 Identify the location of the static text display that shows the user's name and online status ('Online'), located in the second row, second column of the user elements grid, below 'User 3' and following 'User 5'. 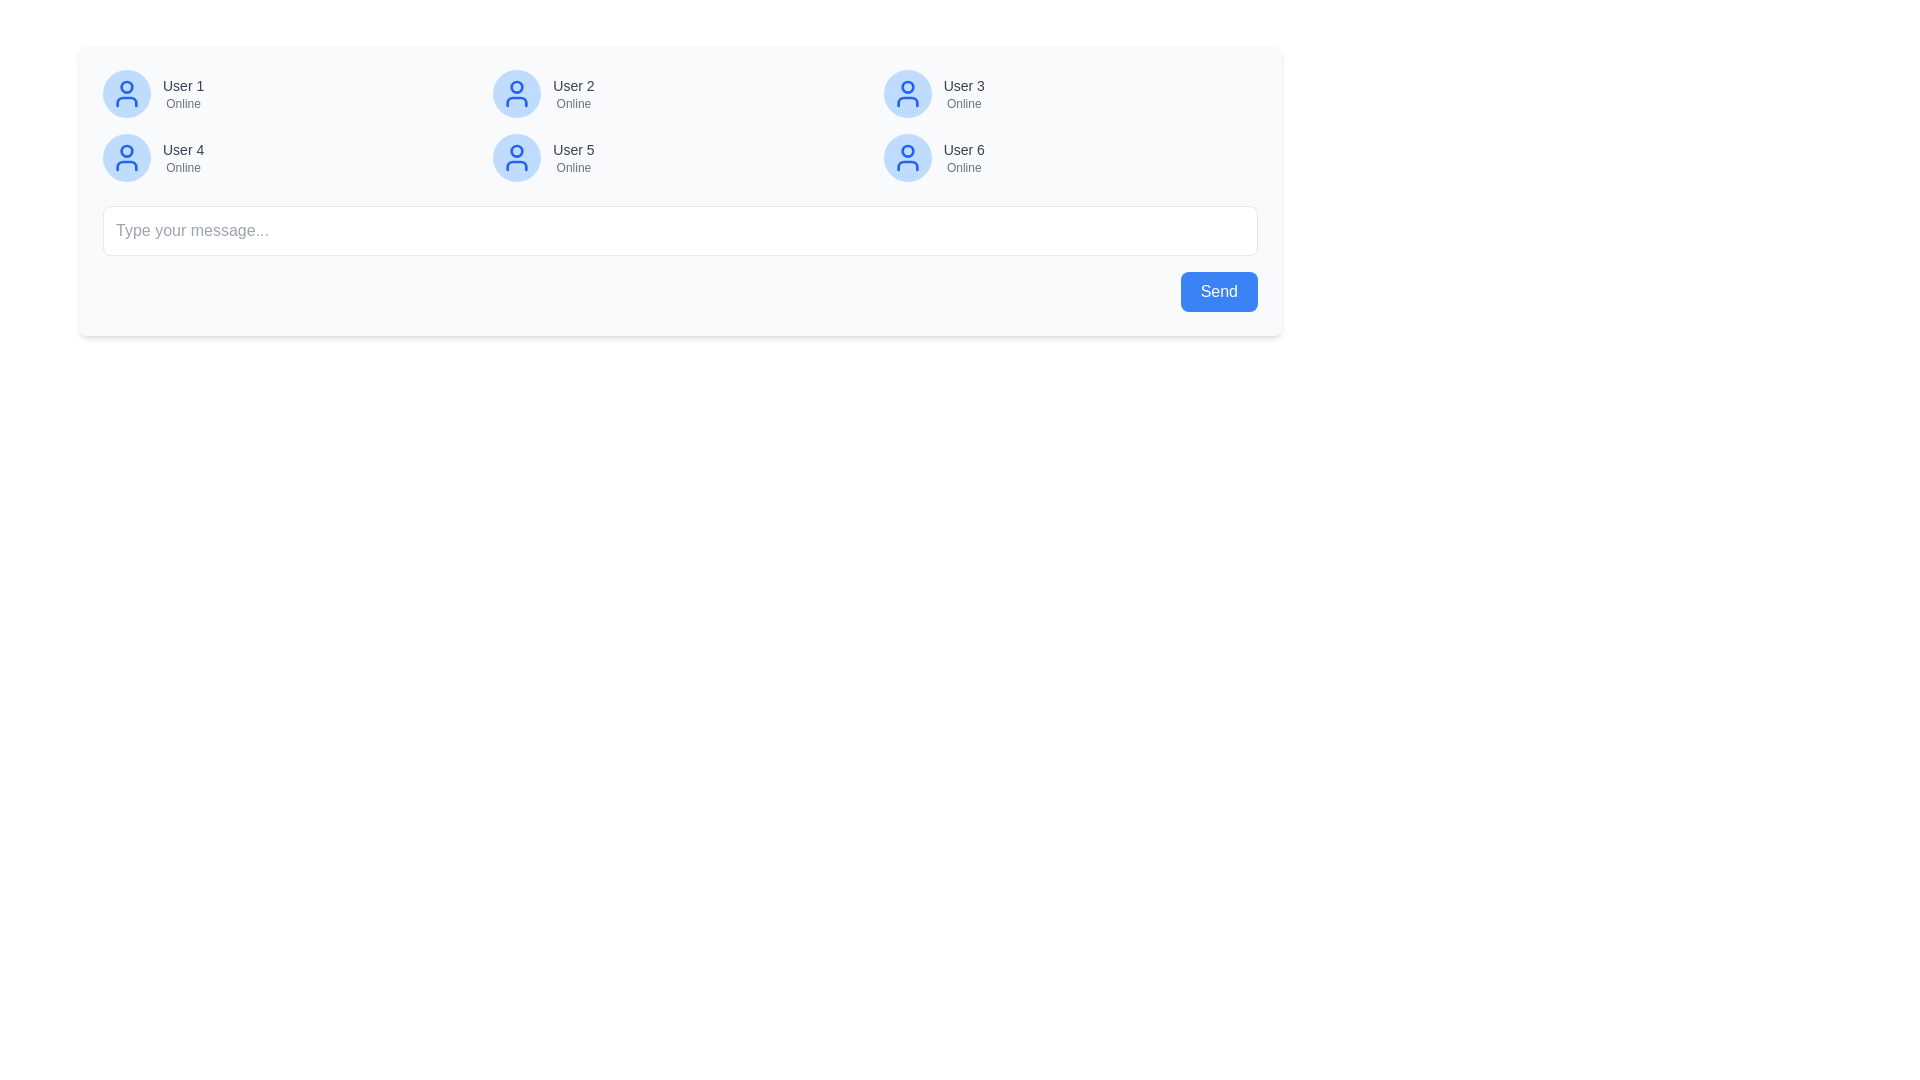
(964, 157).